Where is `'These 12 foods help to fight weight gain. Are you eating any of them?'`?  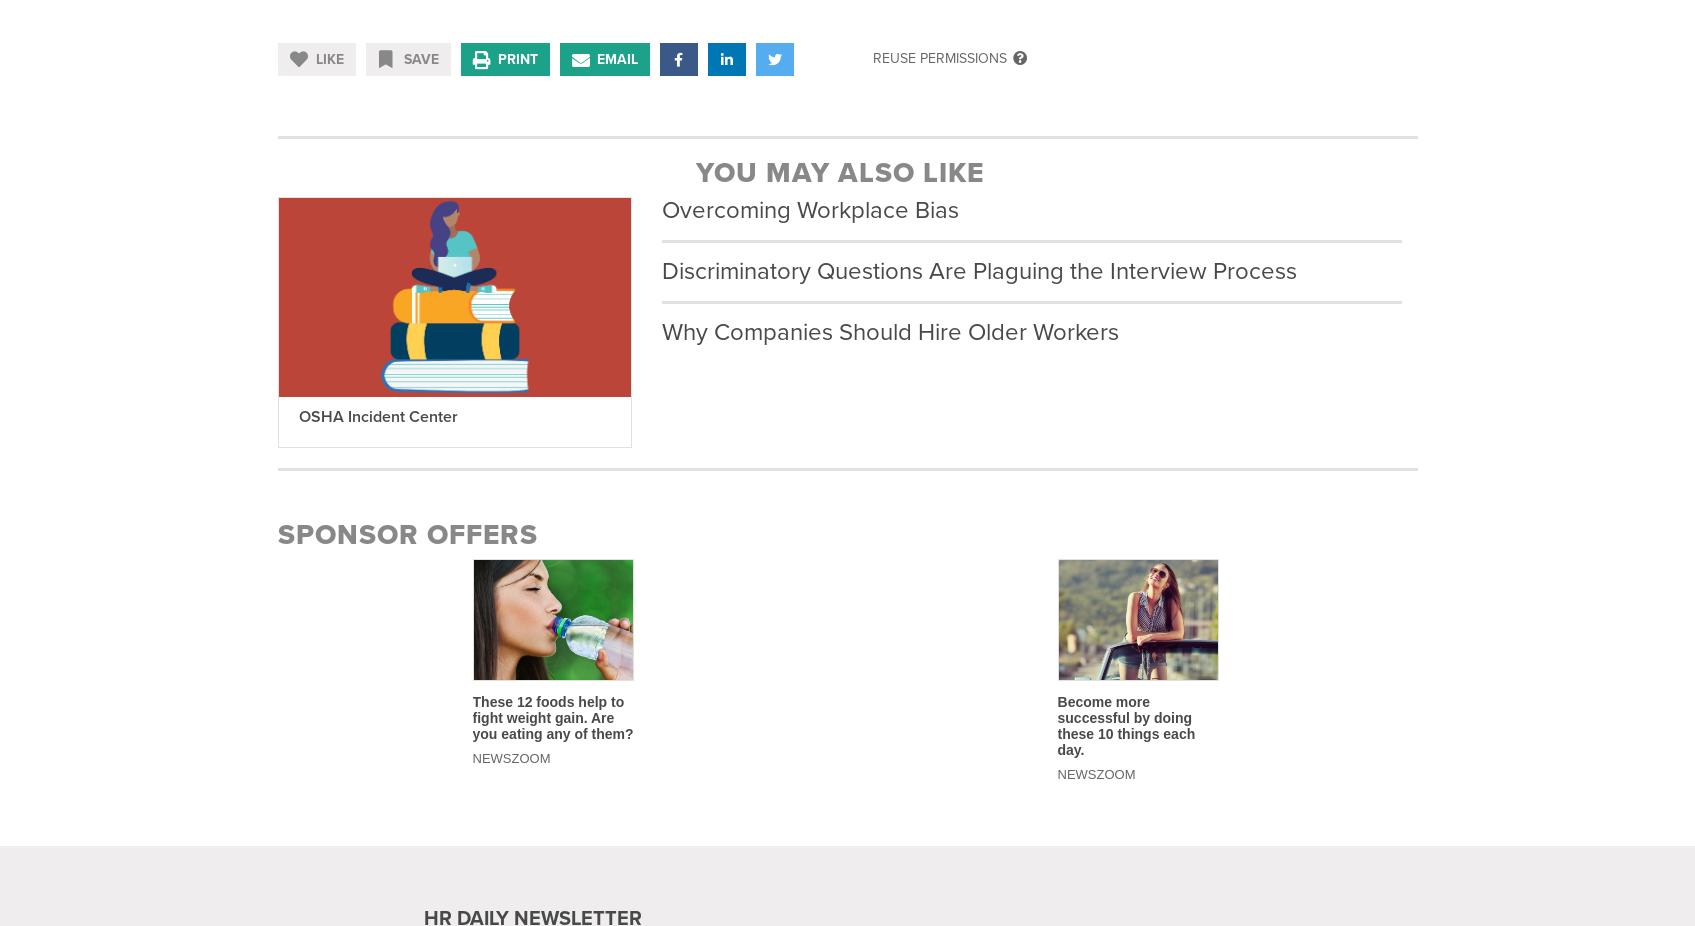 'These 12 foods help to fight weight gain. Are you eating any of them?' is located at coordinates (552, 717).